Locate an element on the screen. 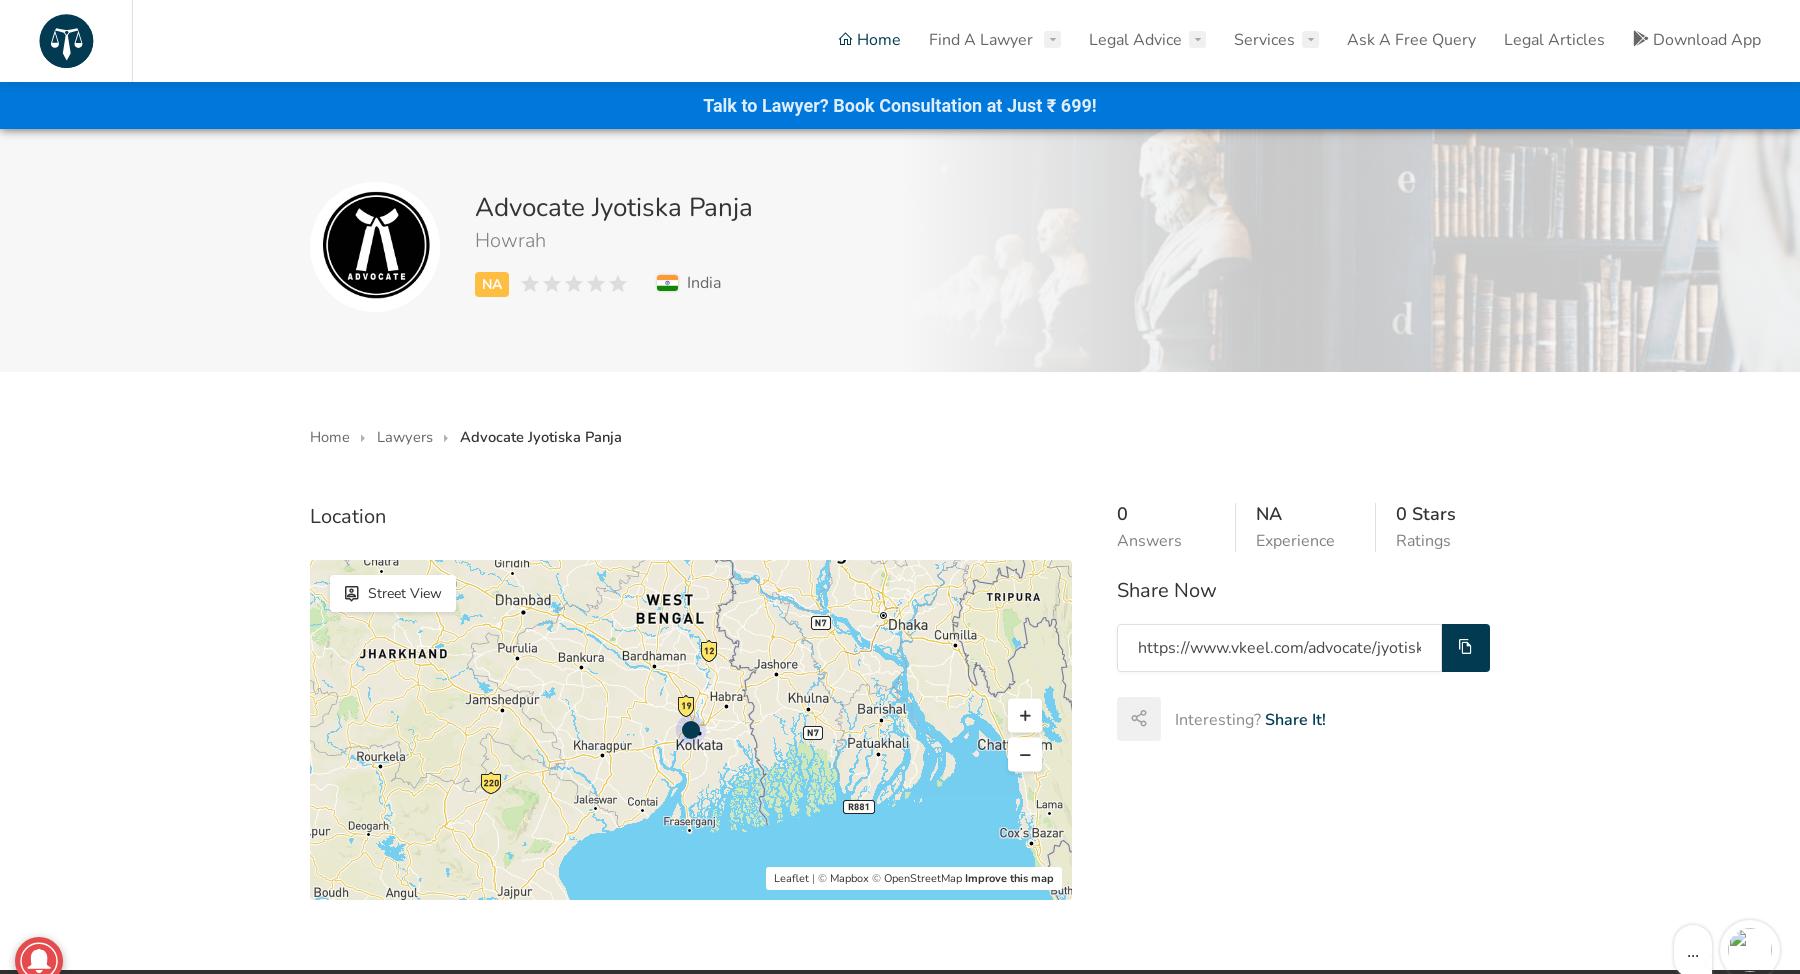 The image size is (1800, 974). 'Cyber Crime' is located at coordinates (1158, 217).